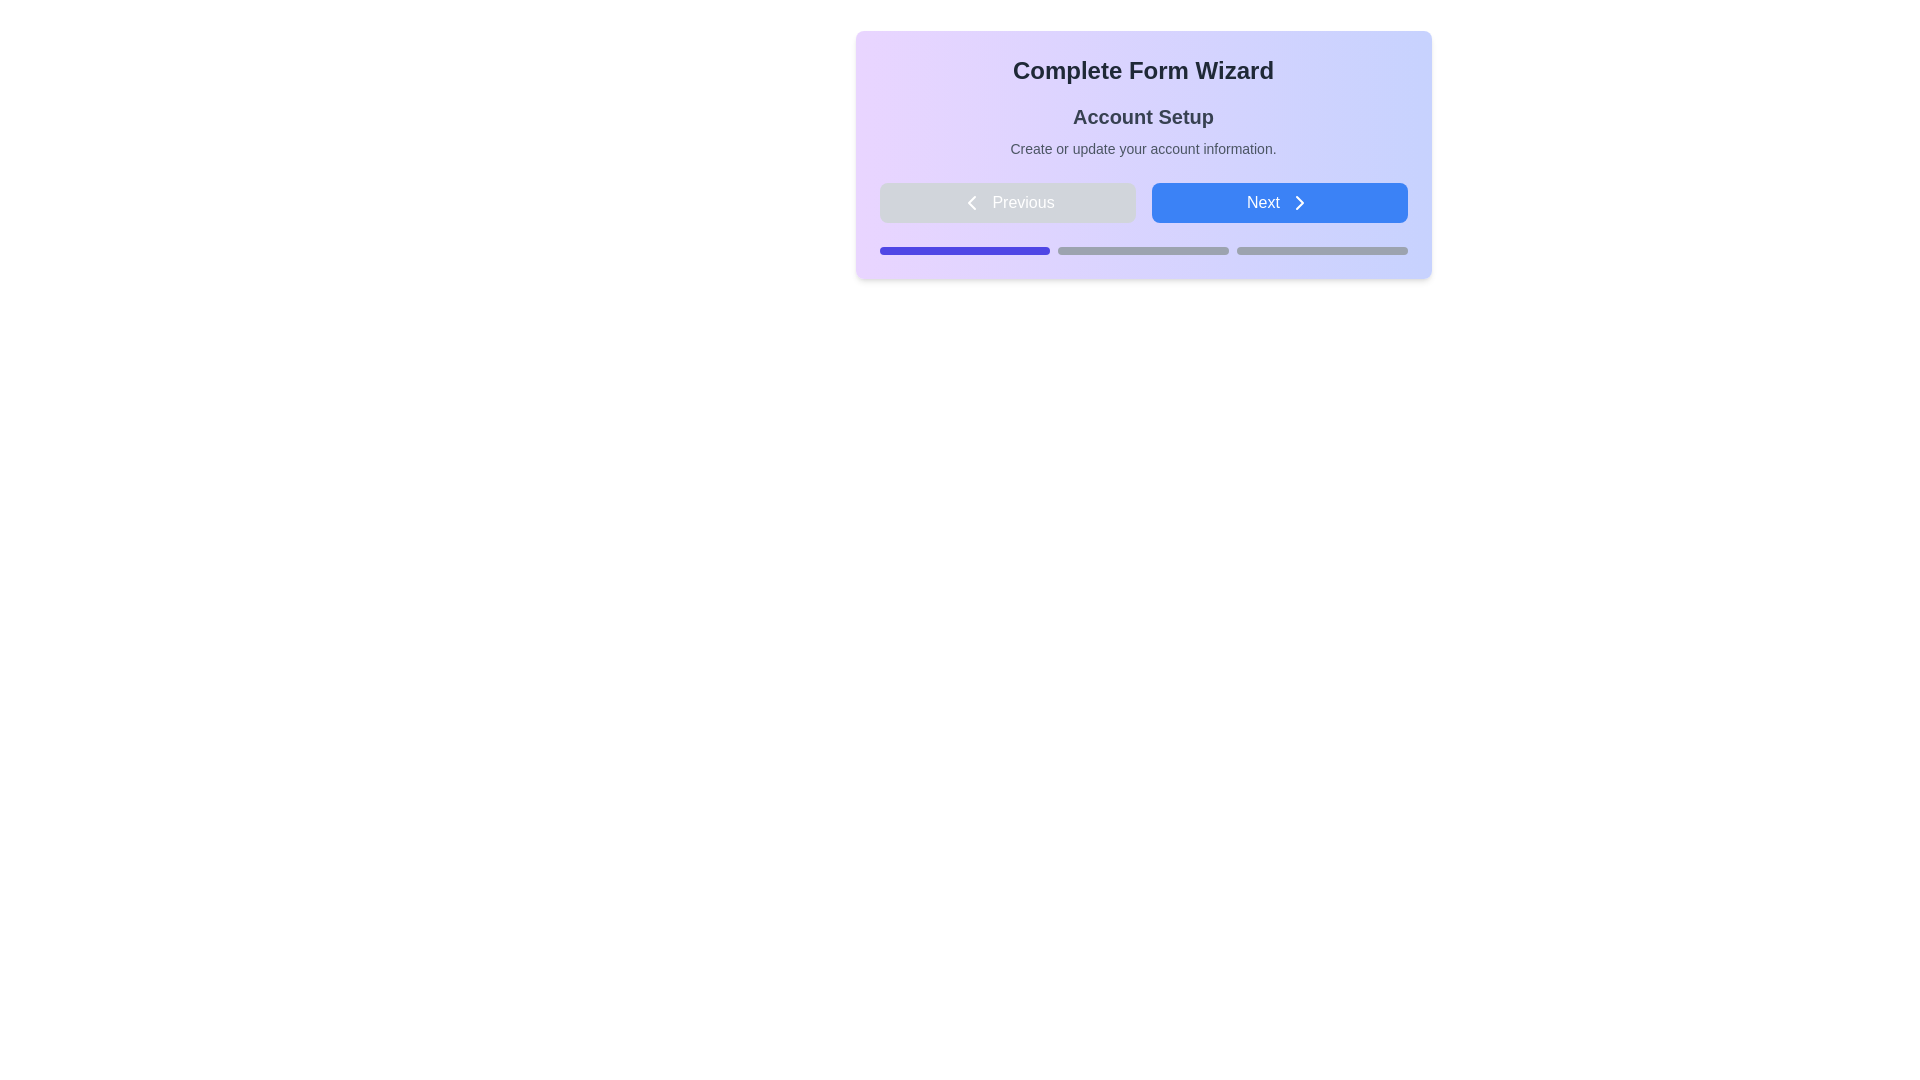 This screenshot has width=1920, height=1080. Describe the element at coordinates (1143, 116) in the screenshot. I see `the Text Label that serves as a section title indicating the purpose of the form or section below it, located near the top center of the interface, just below 'Complete Form Wizard'` at that location.